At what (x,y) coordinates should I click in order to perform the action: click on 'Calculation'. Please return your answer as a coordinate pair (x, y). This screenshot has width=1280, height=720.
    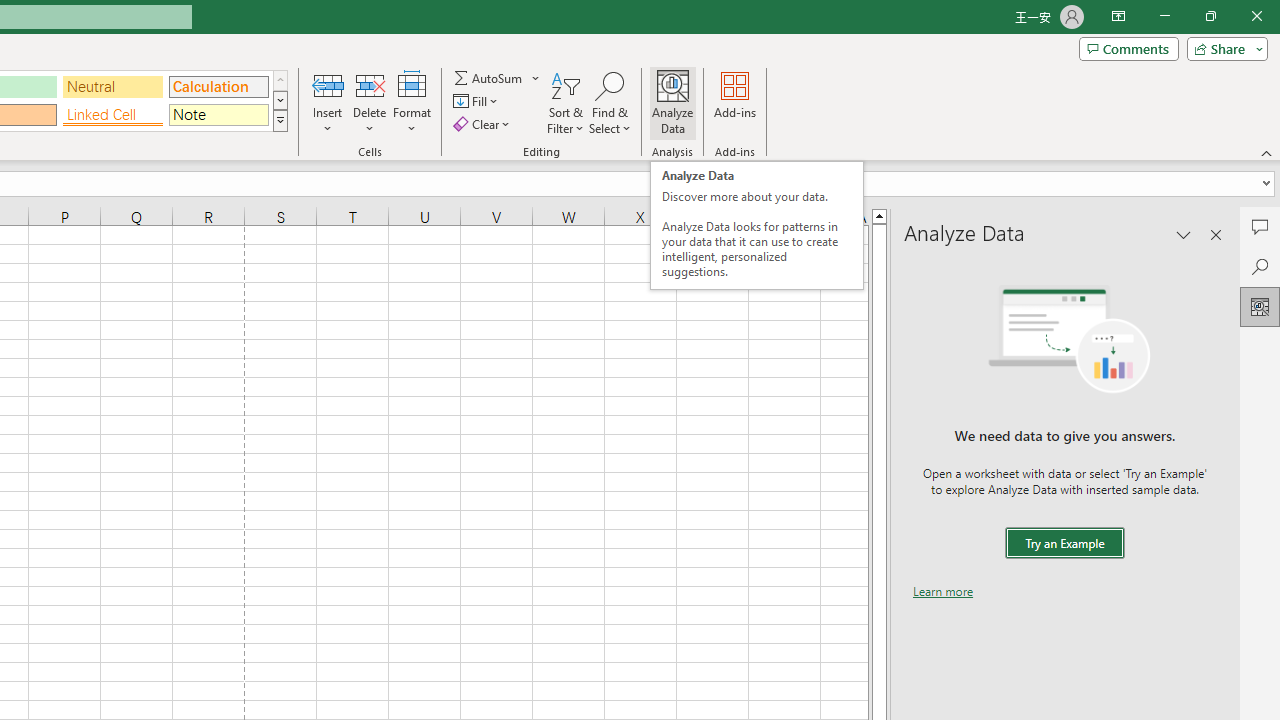
    Looking at the image, I should click on (218, 85).